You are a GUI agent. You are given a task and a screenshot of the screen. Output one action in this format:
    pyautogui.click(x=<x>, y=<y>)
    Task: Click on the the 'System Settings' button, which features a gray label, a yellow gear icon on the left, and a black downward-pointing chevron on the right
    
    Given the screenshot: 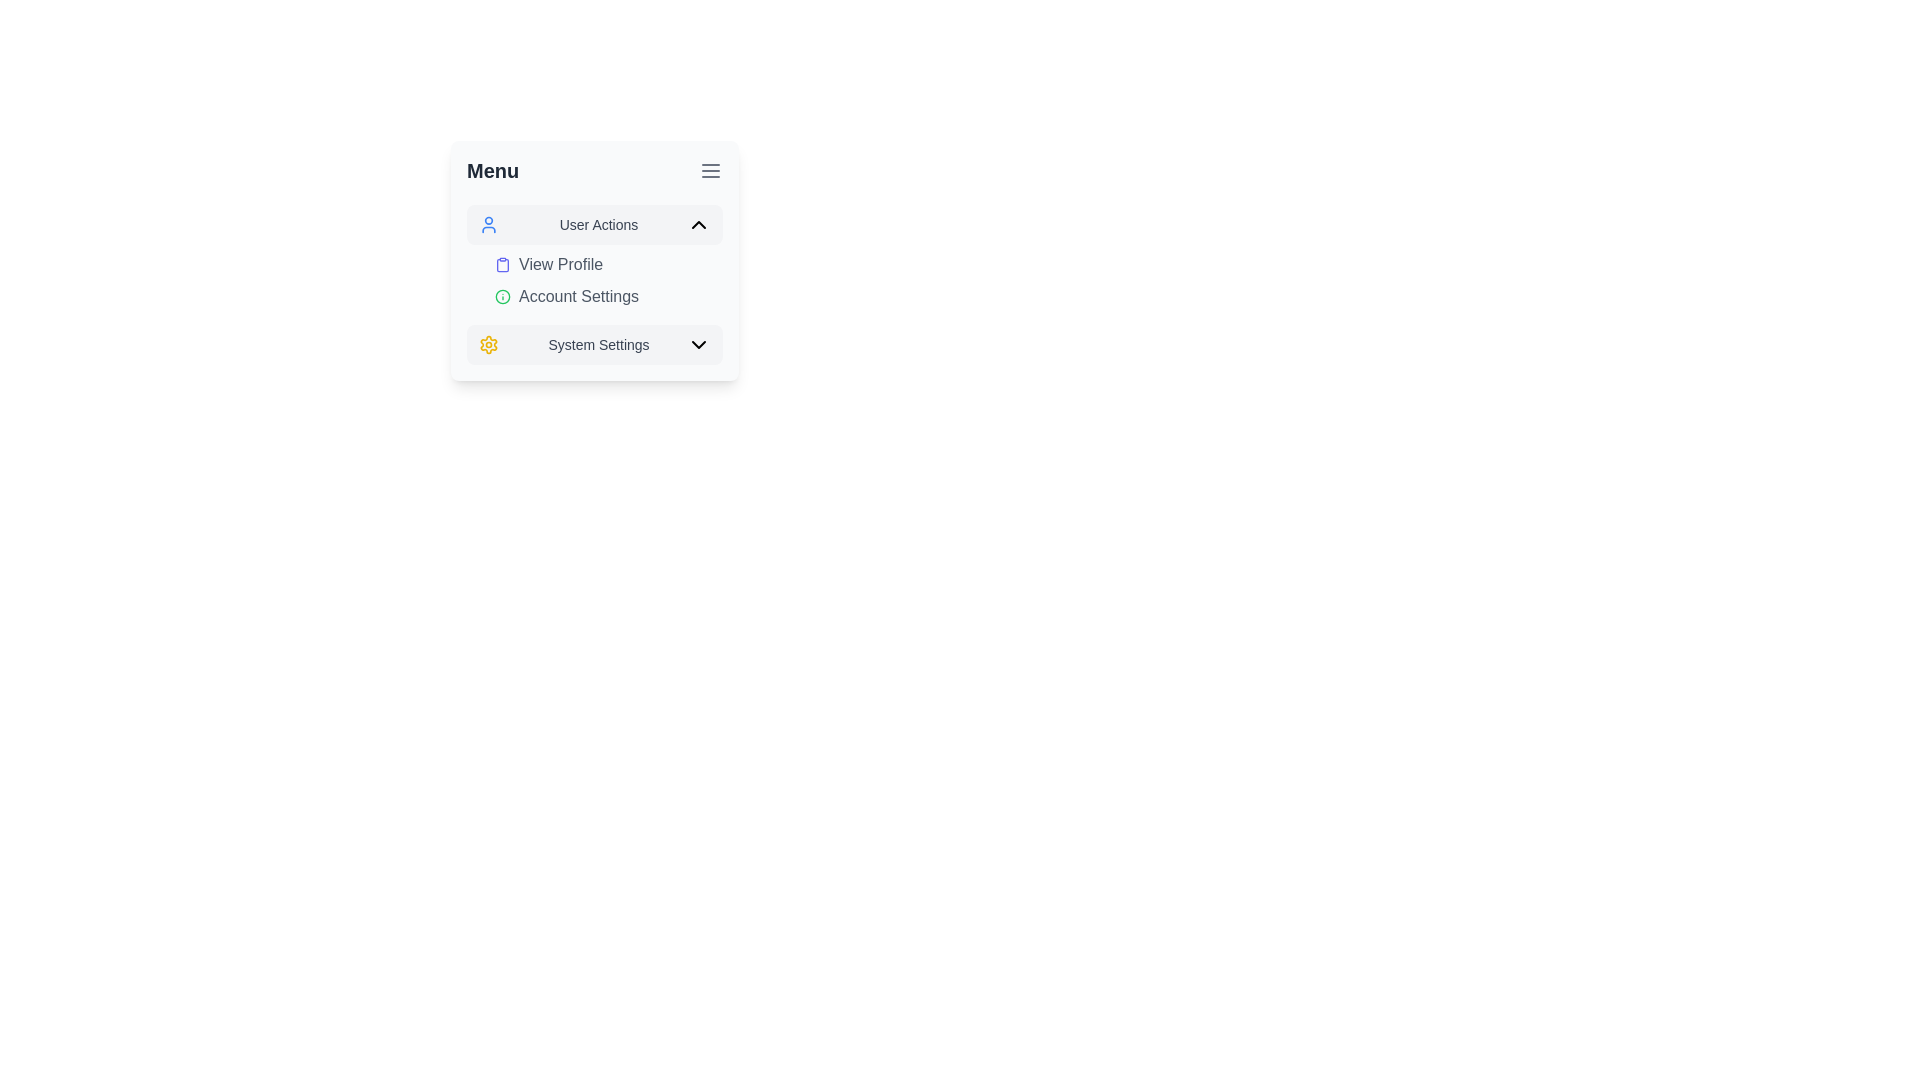 What is the action you would take?
    pyautogui.click(x=594, y=343)
    